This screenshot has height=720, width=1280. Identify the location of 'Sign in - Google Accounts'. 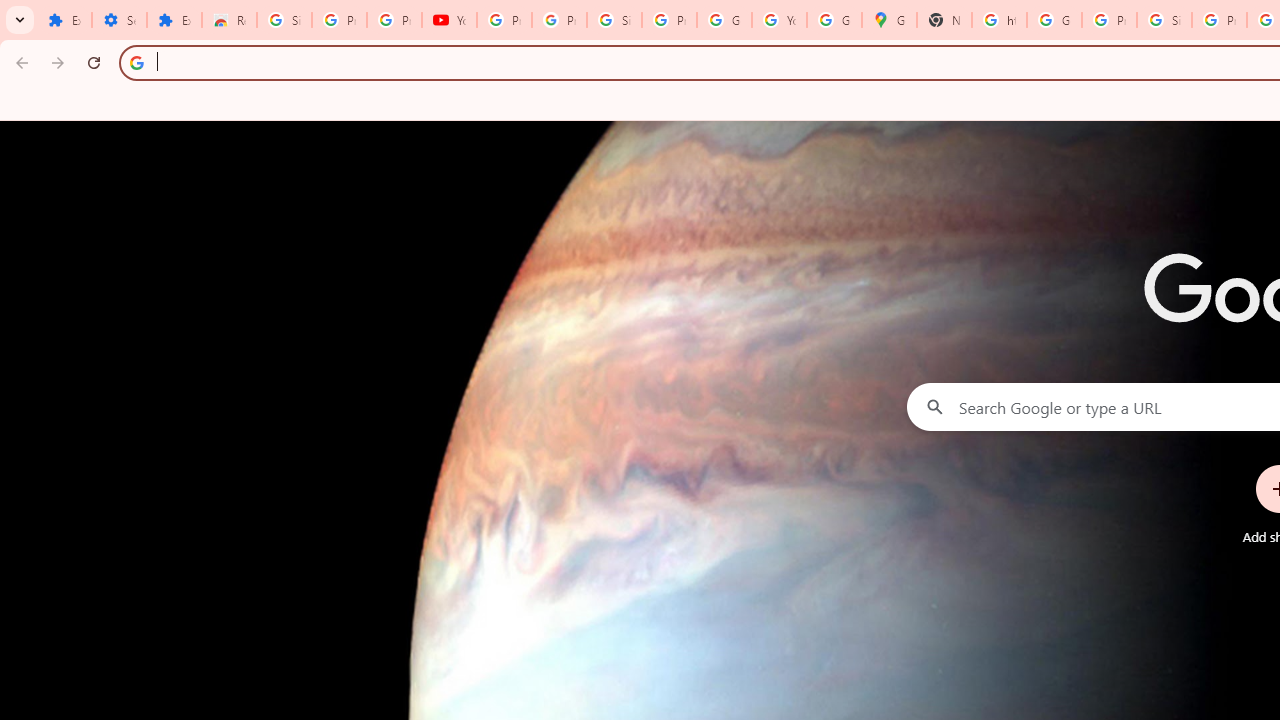
(614, 20).